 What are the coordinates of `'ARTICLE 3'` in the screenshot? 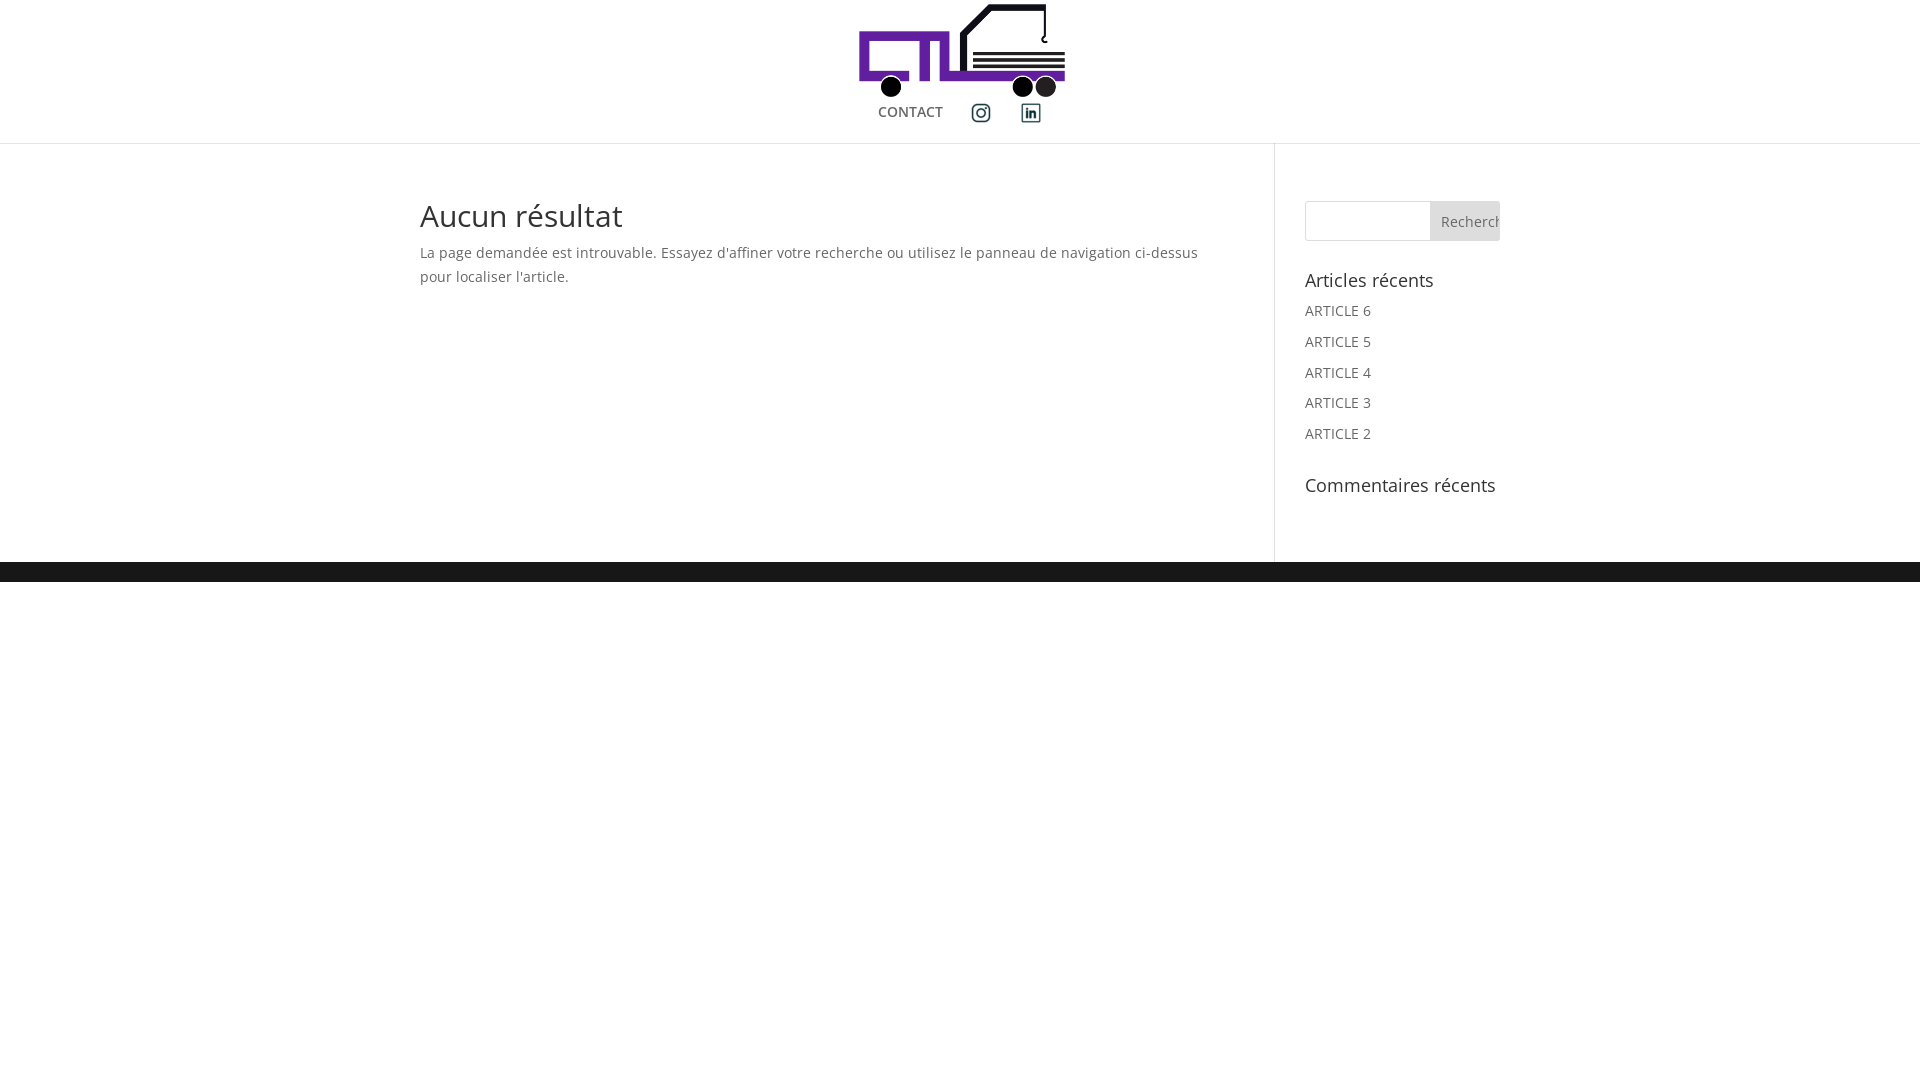 It's located at (1305, 402).